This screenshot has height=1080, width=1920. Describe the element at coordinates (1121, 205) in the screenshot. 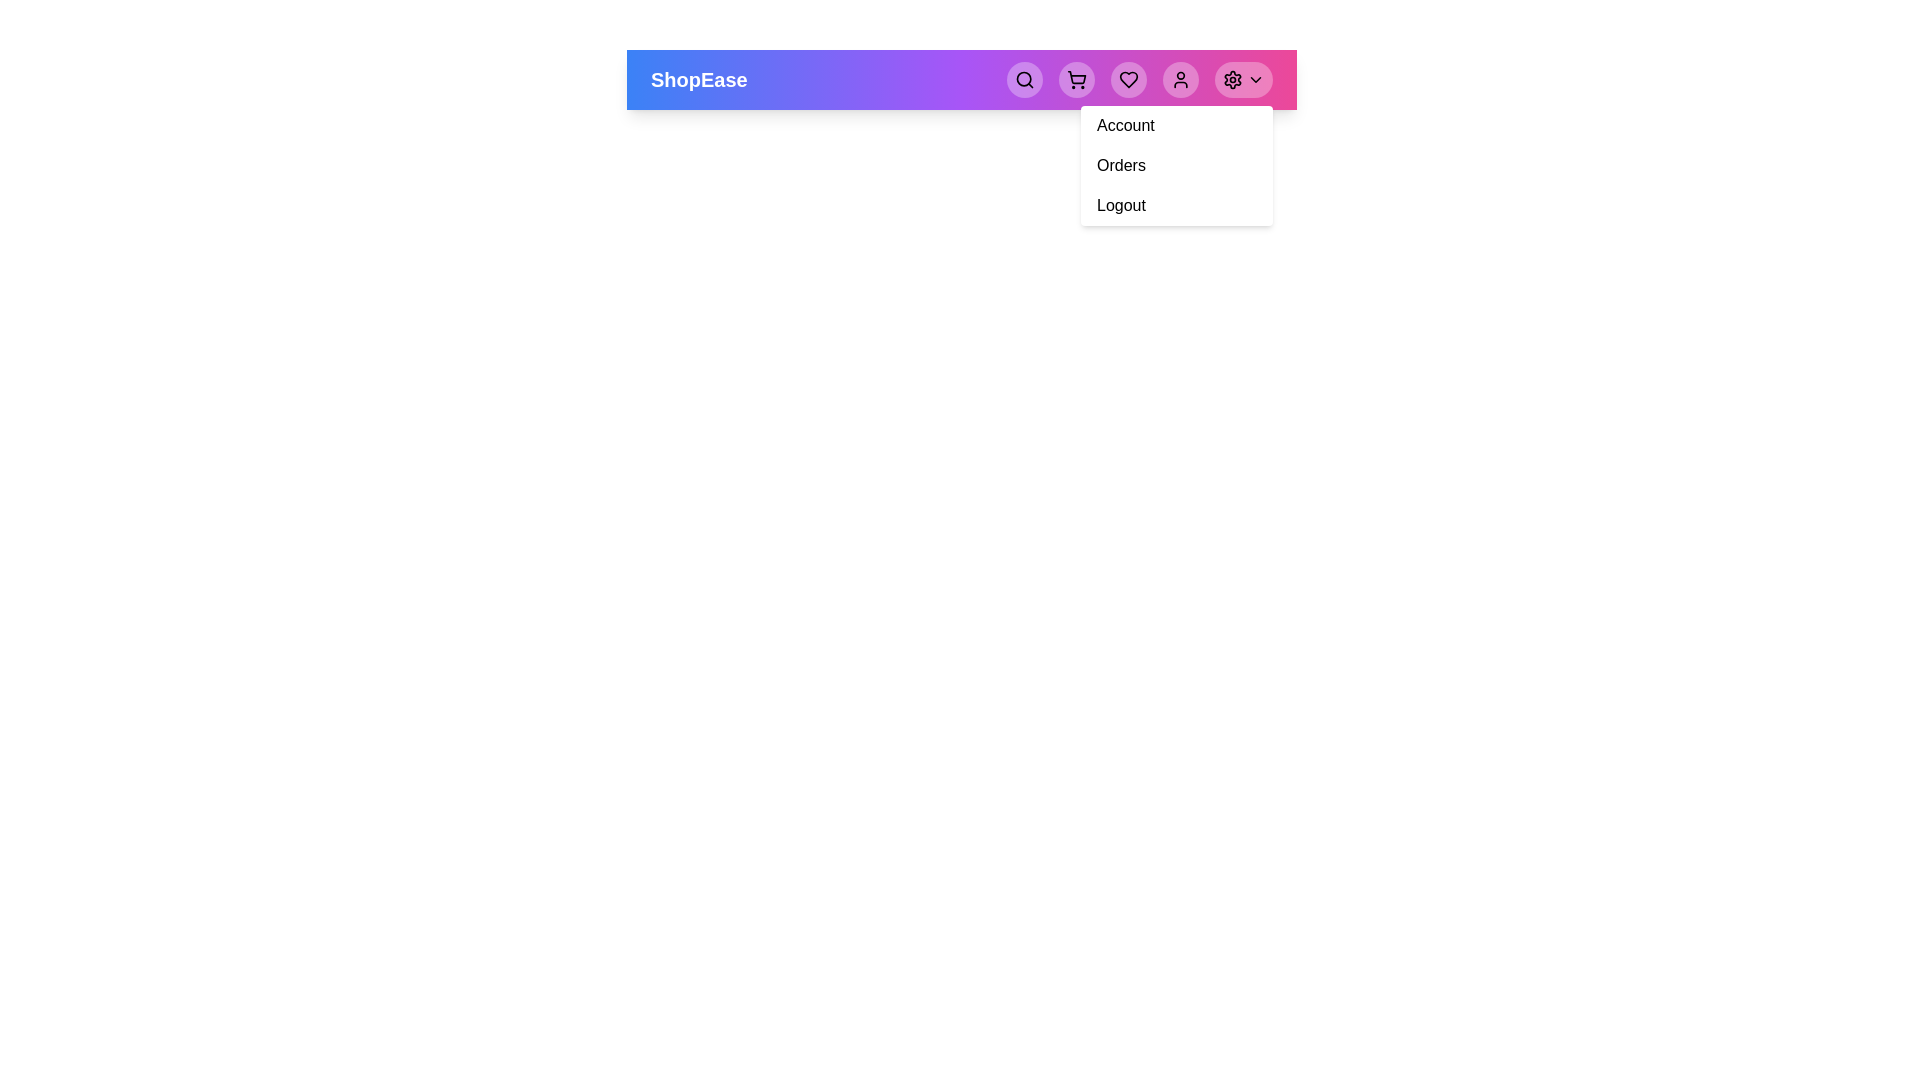

I see `the 'Logout' option in the menu` at that location.